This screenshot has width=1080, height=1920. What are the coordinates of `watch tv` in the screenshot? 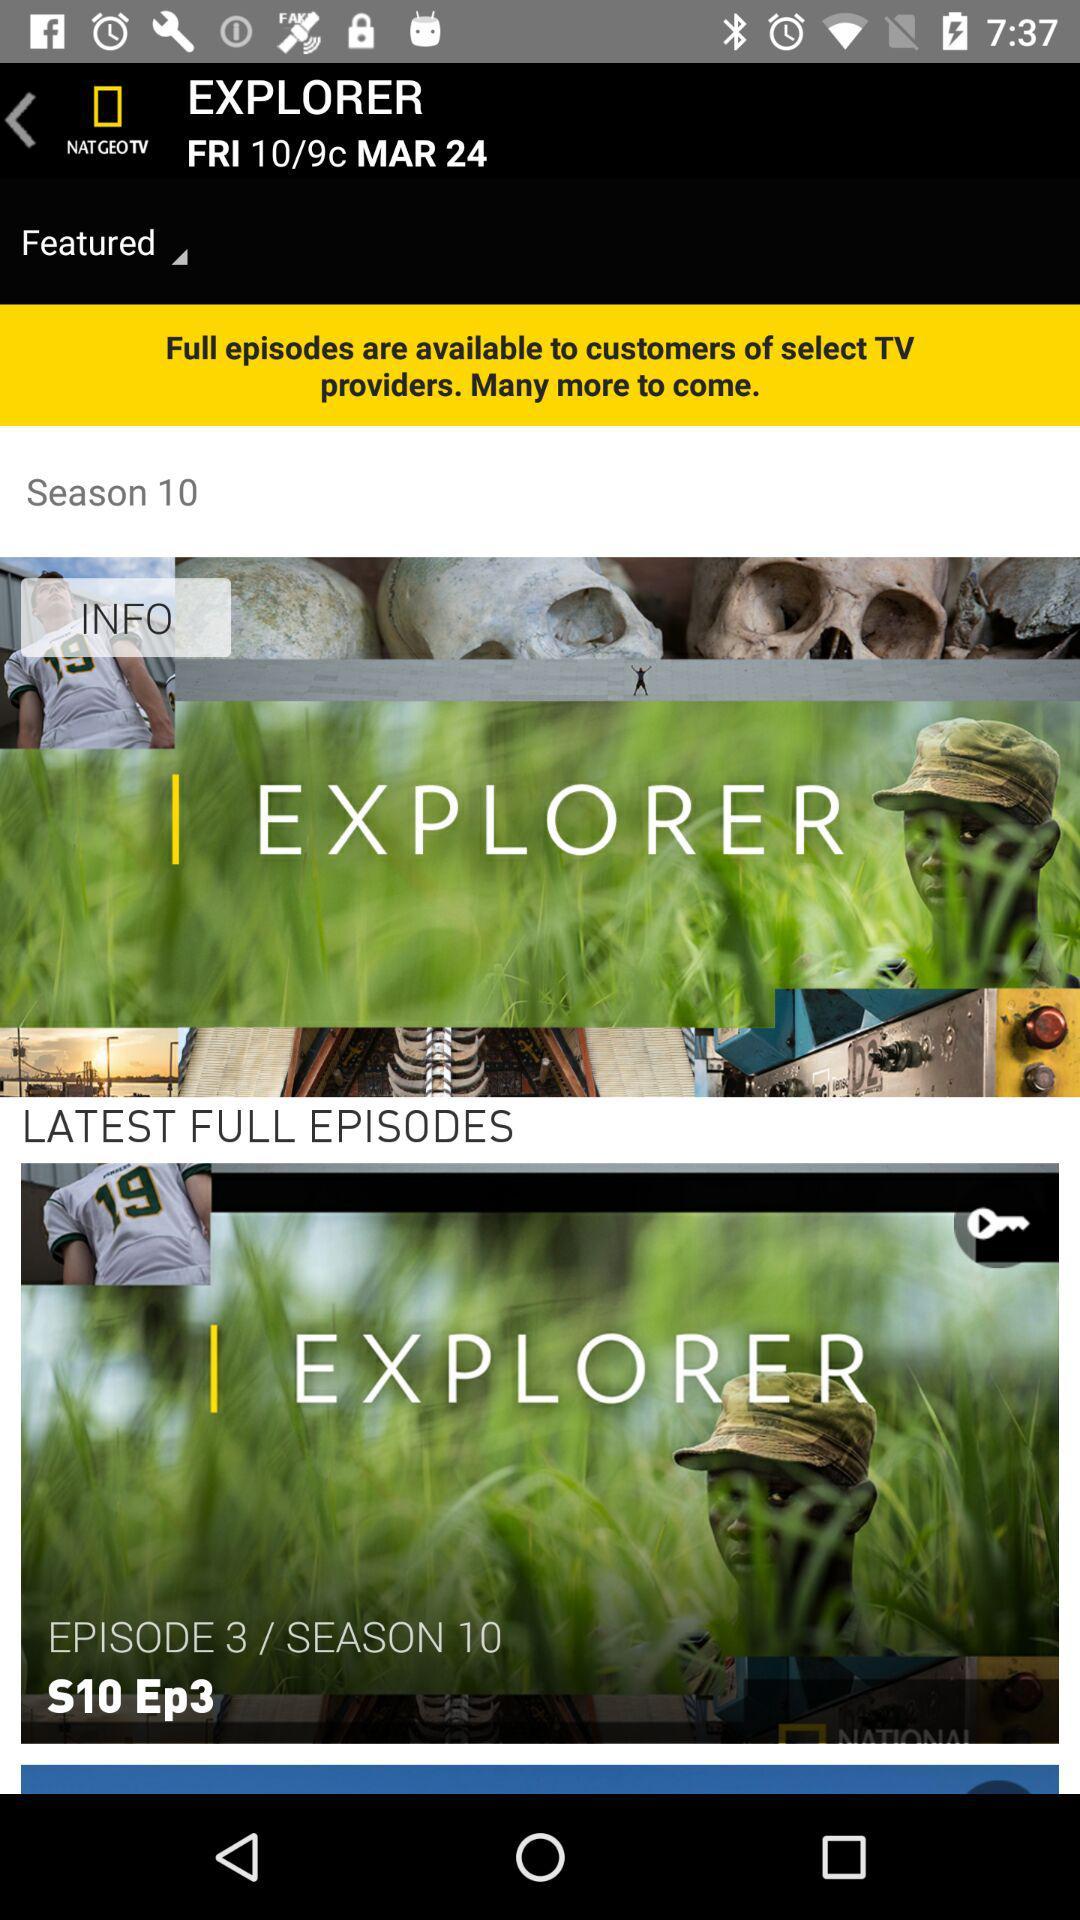 It's located at (108, 119).